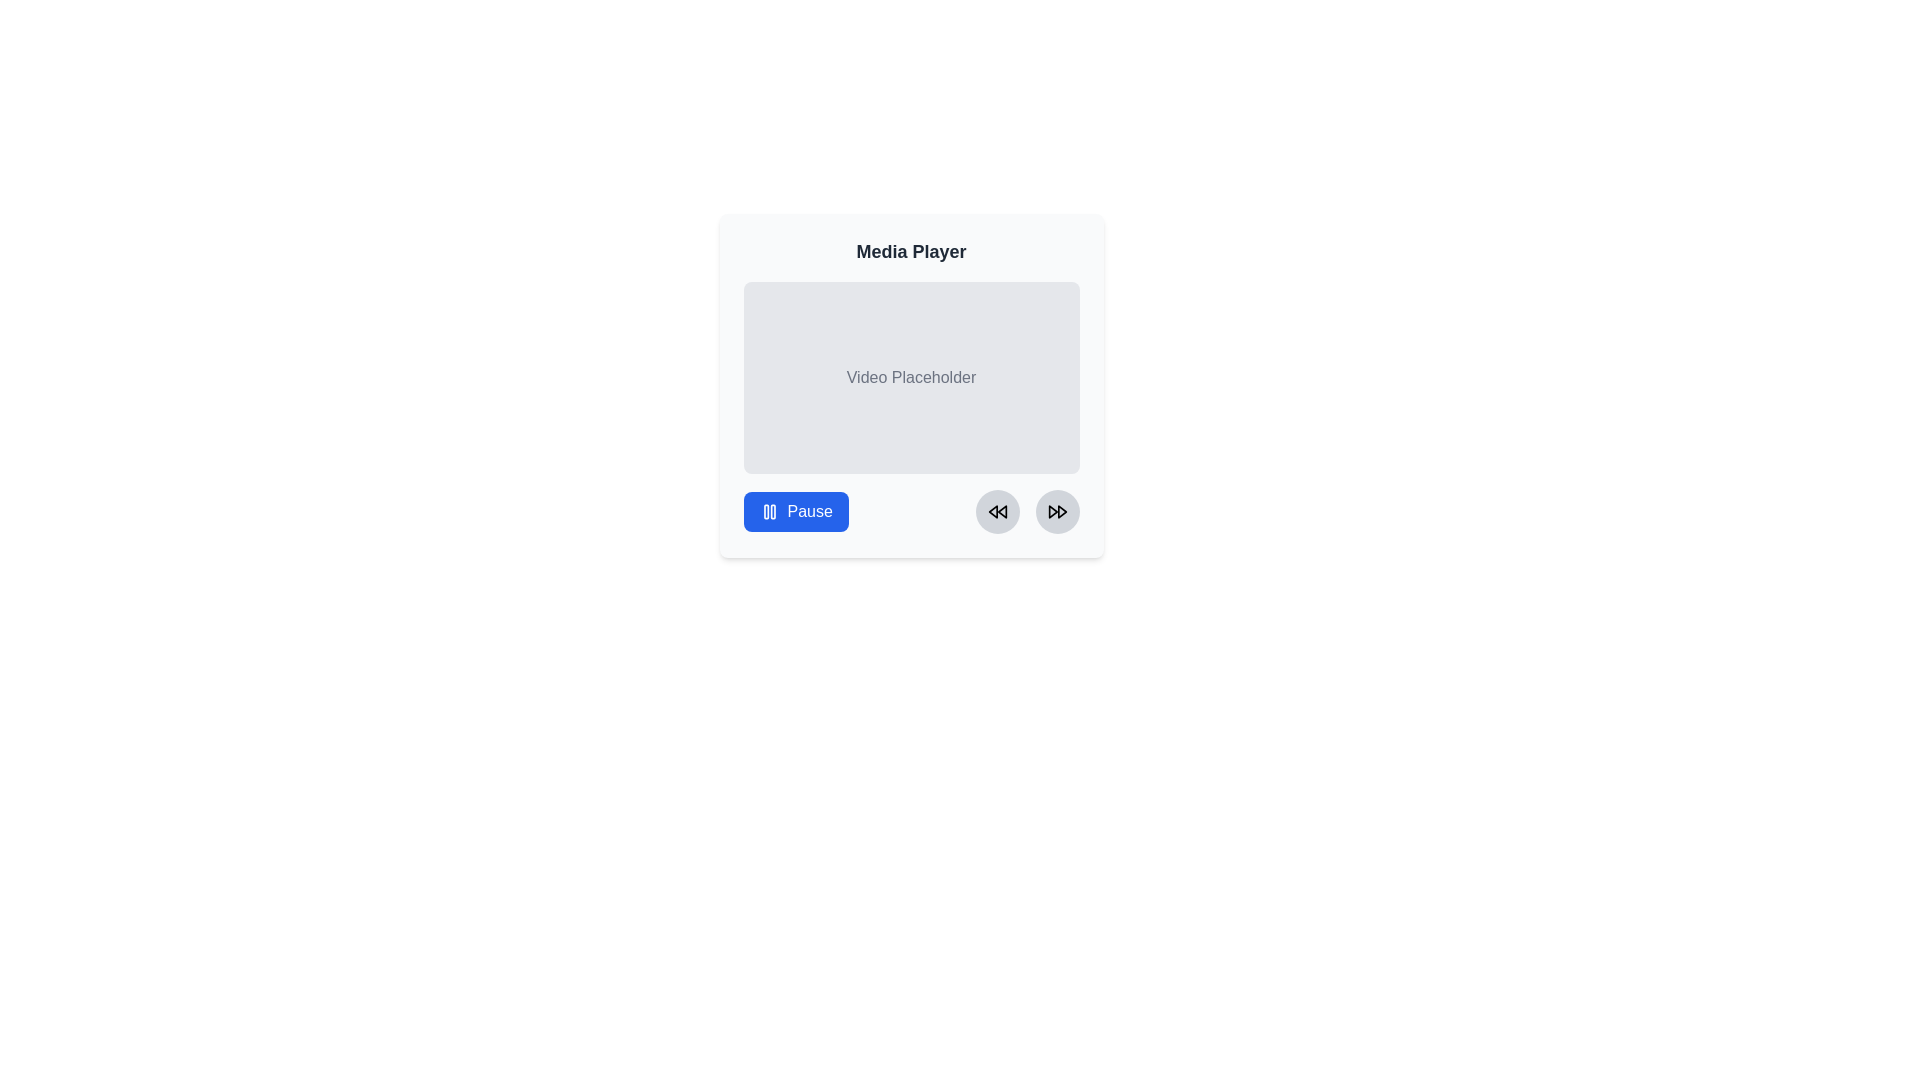 Image resolution: width=1920 pixels, height=1080 pixels. What do you see at coordinates (768, 511) in the screenshot?
I see `the 'Pause' icon located at the bottom-left corner of the media player interface` at bounding box center [768, 511].